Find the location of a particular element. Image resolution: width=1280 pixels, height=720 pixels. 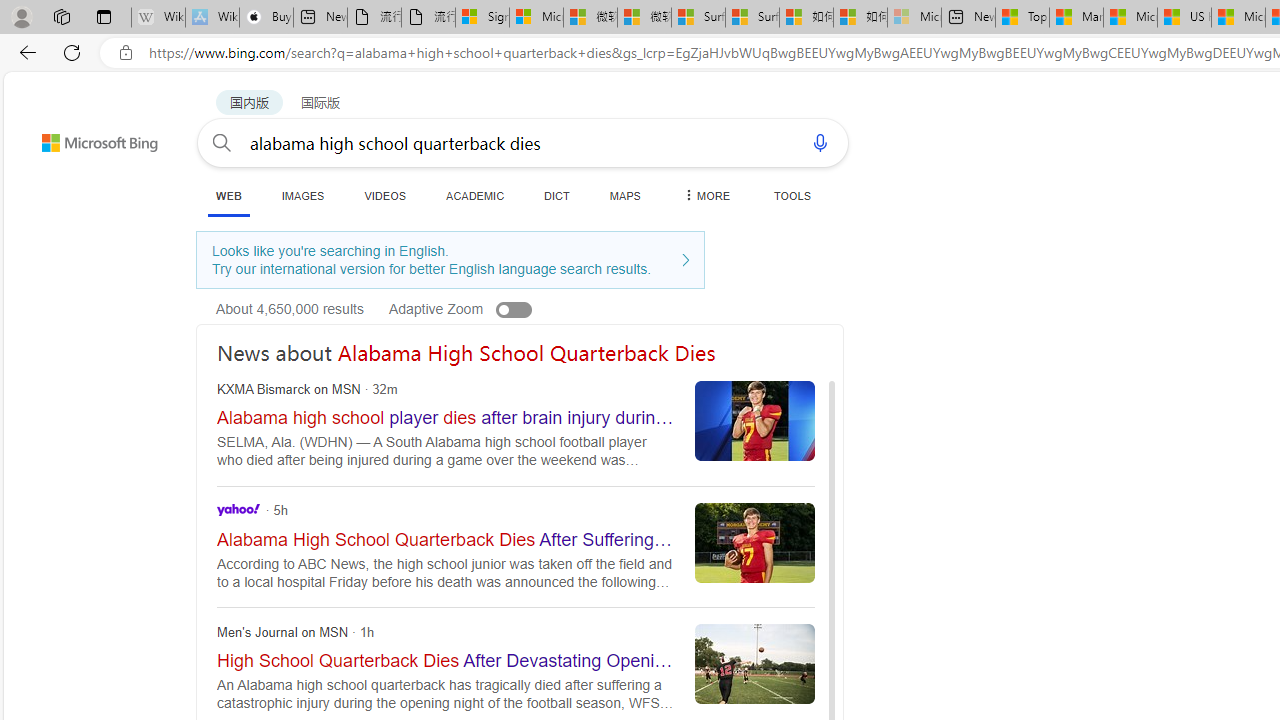

'WEB' is located at coordinates (228, 195).